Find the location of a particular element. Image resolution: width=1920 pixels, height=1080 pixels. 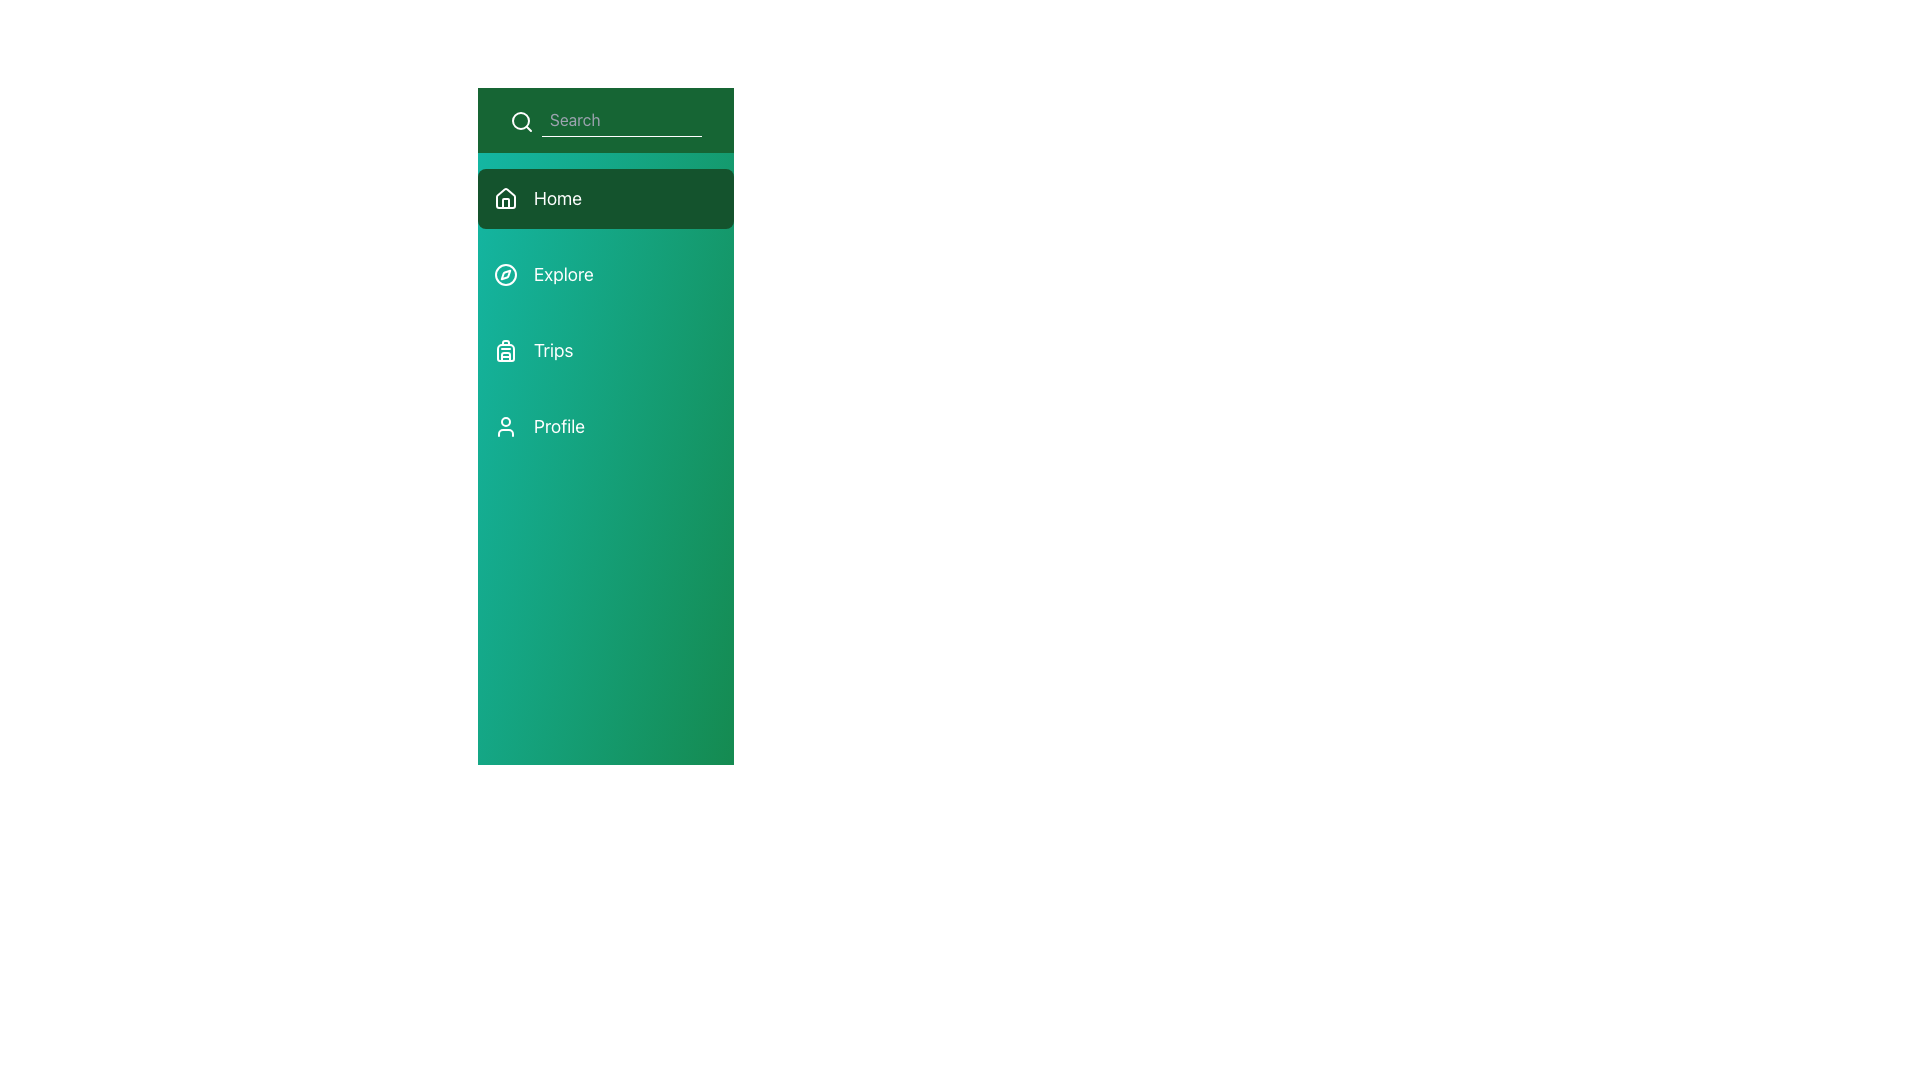

the magnifying glass icon, which is the first element on the left in the sidebar is located at coordinates (522, 120).